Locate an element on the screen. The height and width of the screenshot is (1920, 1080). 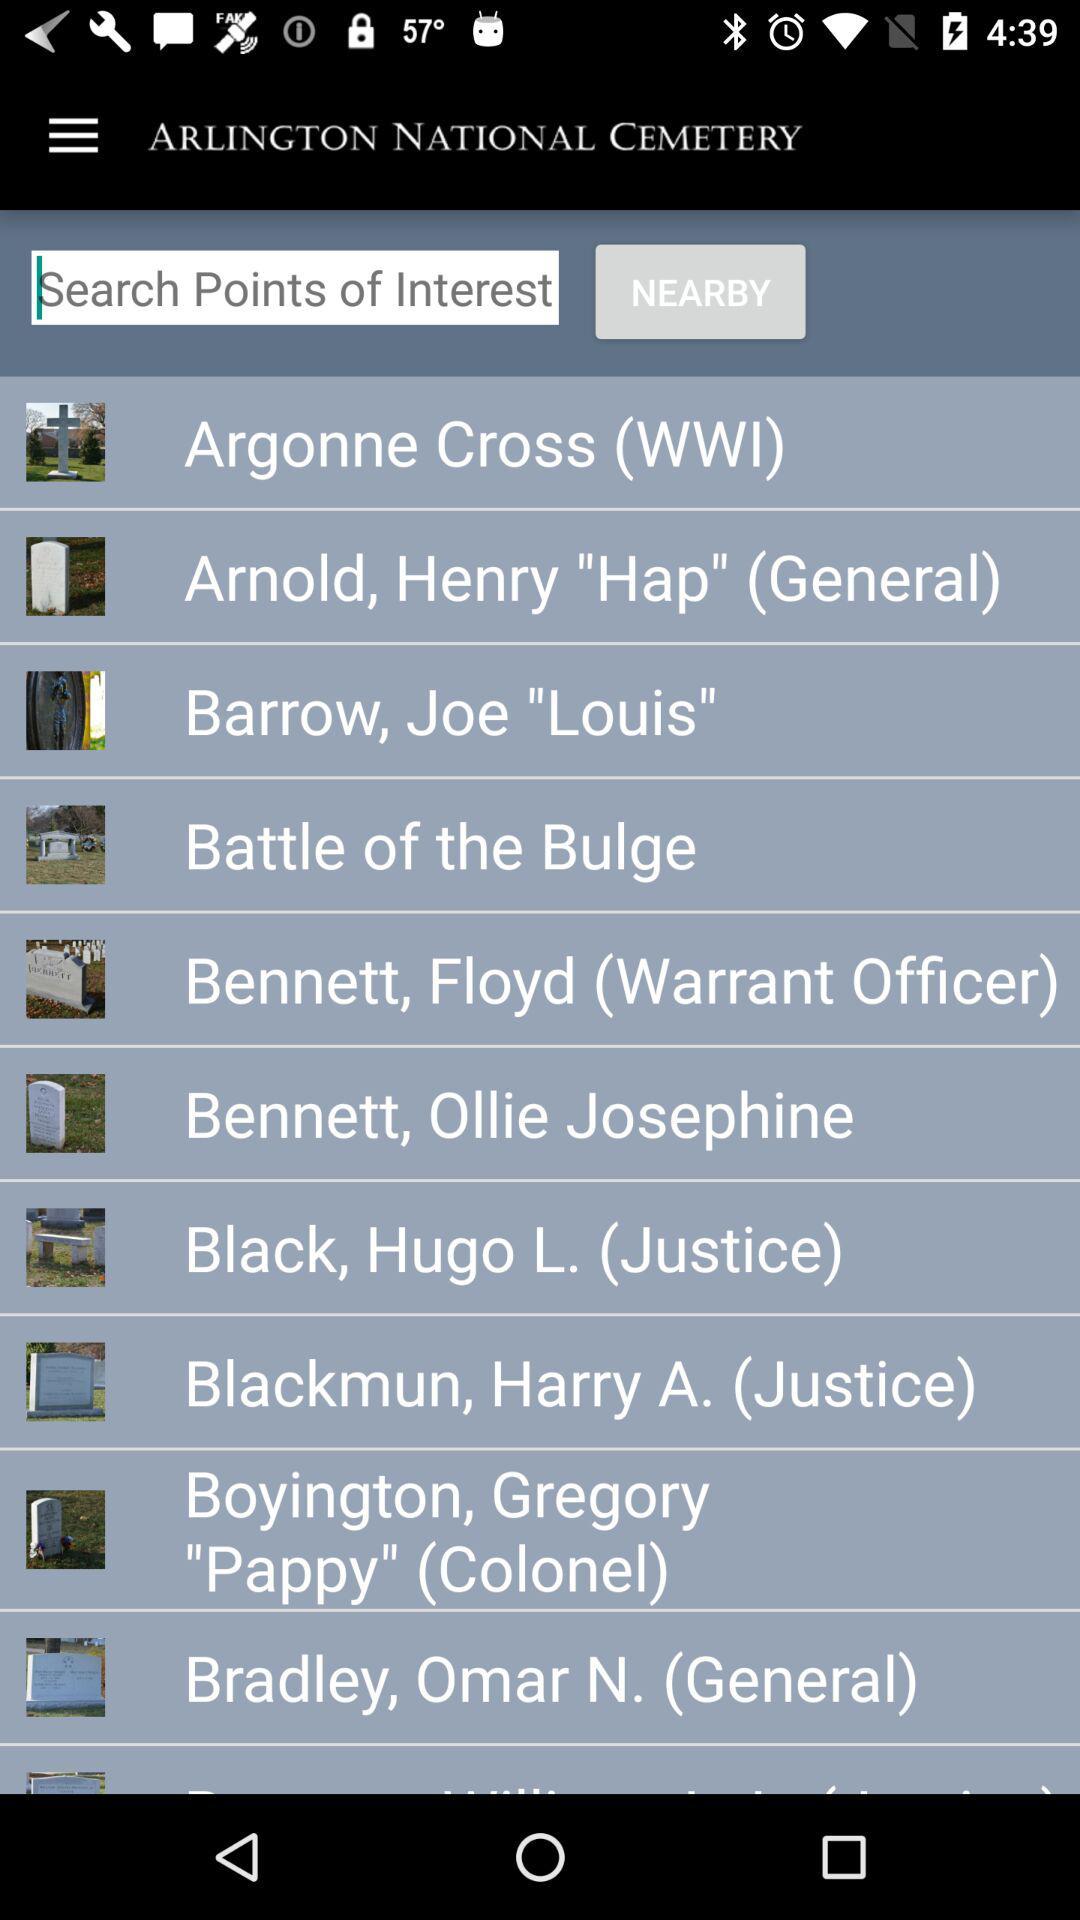
search this site is located at coordinates (295, 286).